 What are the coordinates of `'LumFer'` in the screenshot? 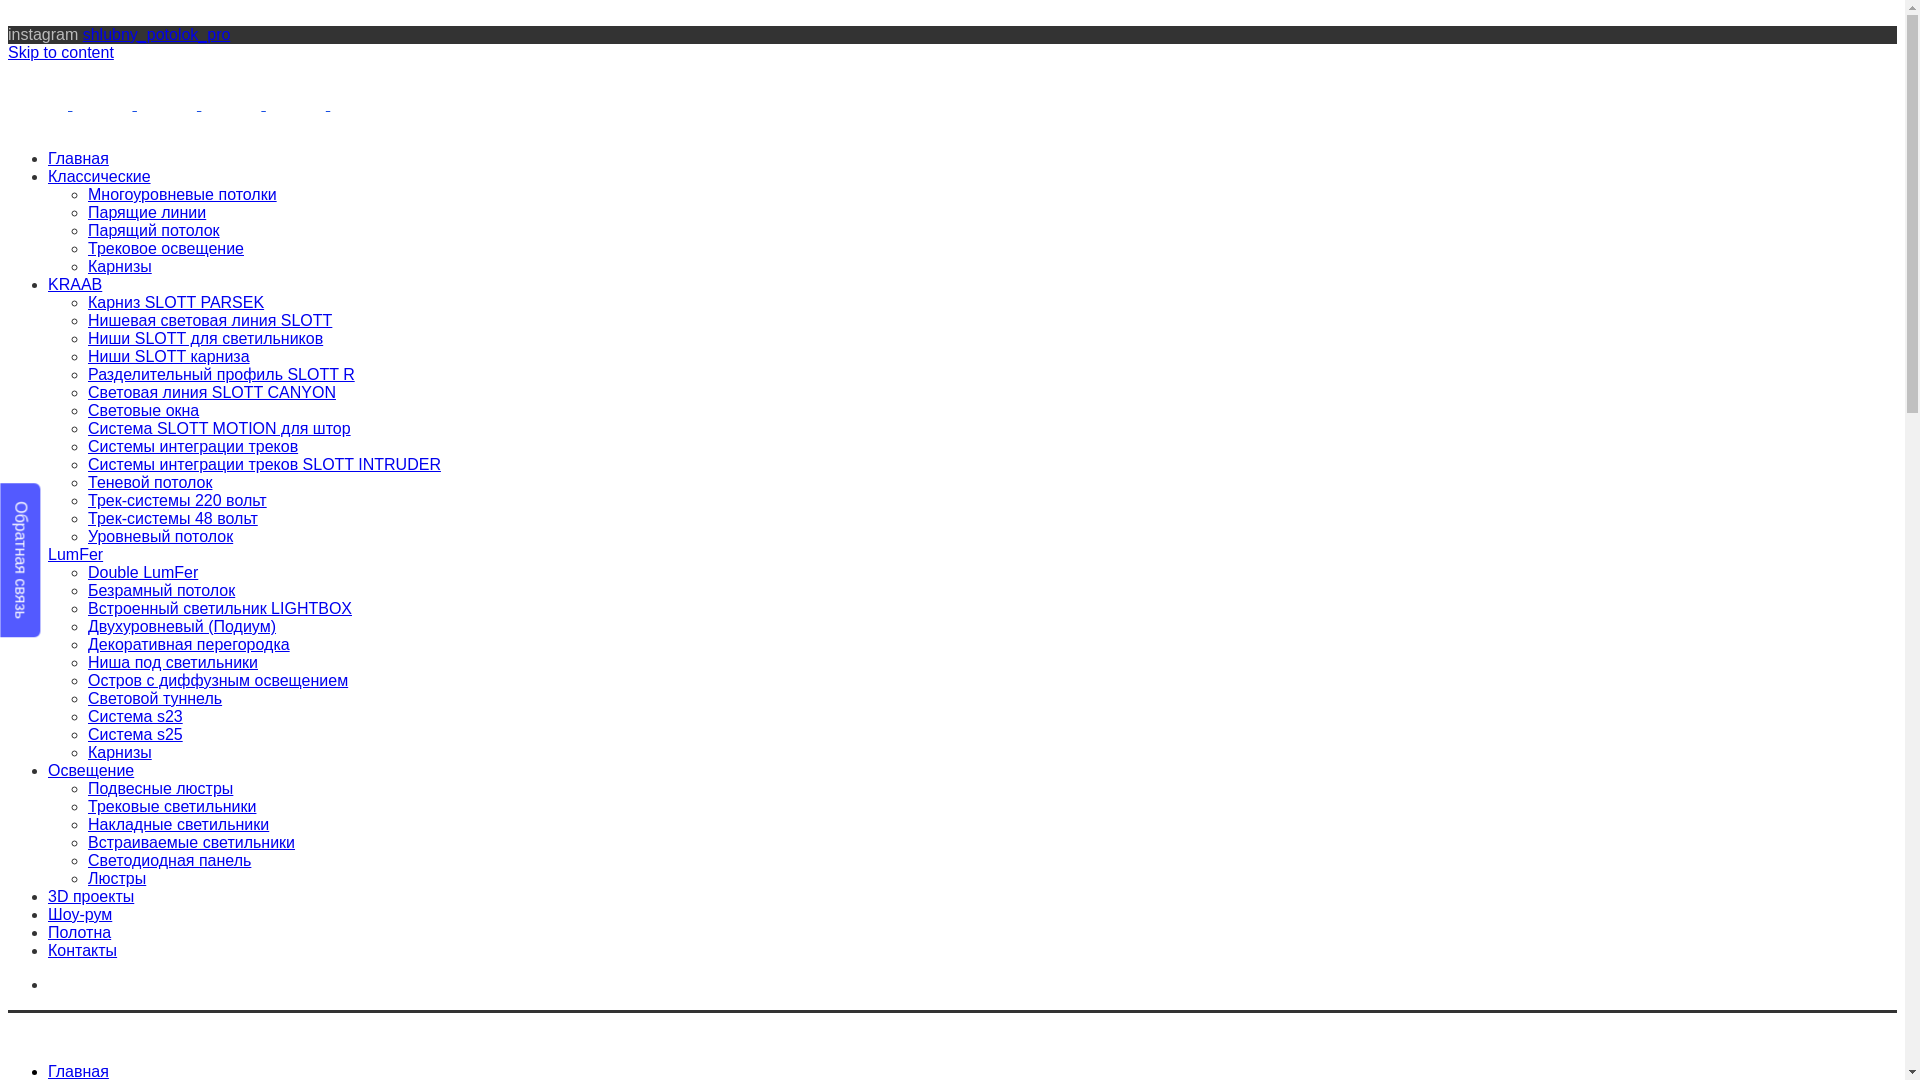 It's located at (75, 554).